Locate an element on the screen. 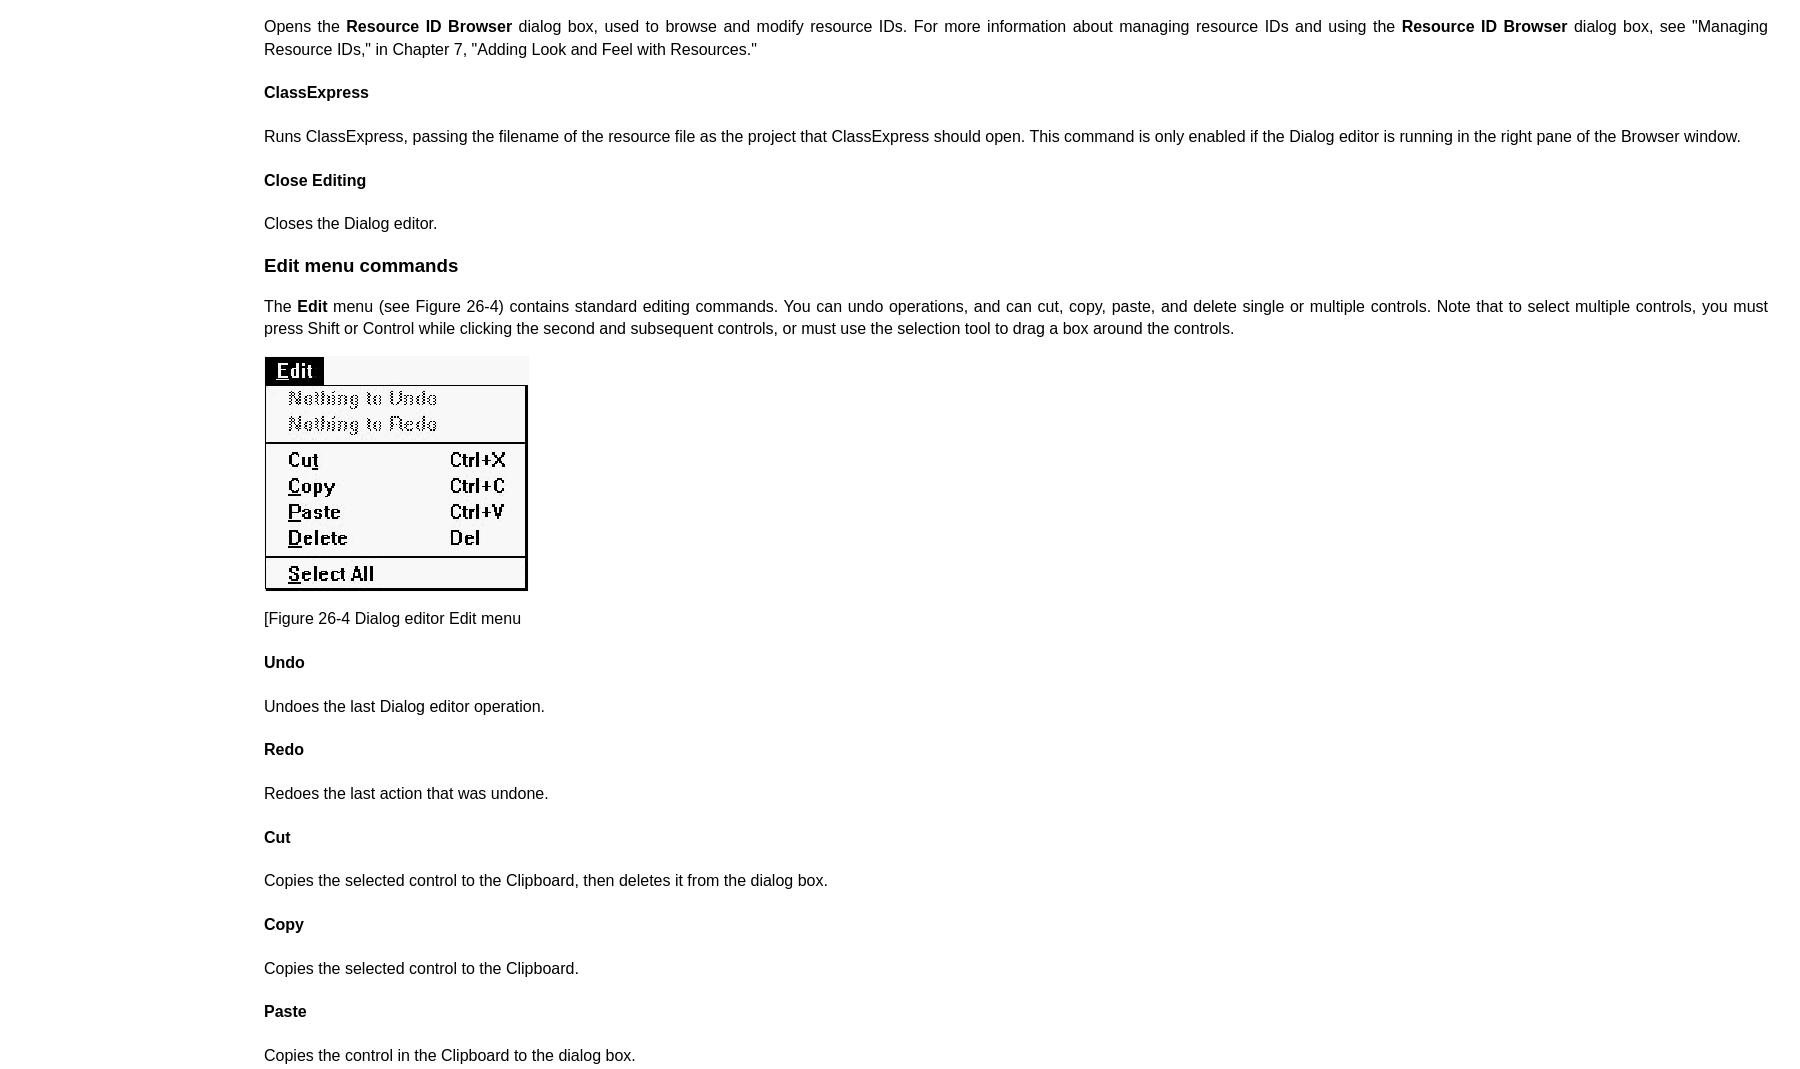  'dialog box, see "Managing 
Resource IDs," in Chapter 7, "Adding Look and Feel with Resources."' is located at coordinates (1015, 36).